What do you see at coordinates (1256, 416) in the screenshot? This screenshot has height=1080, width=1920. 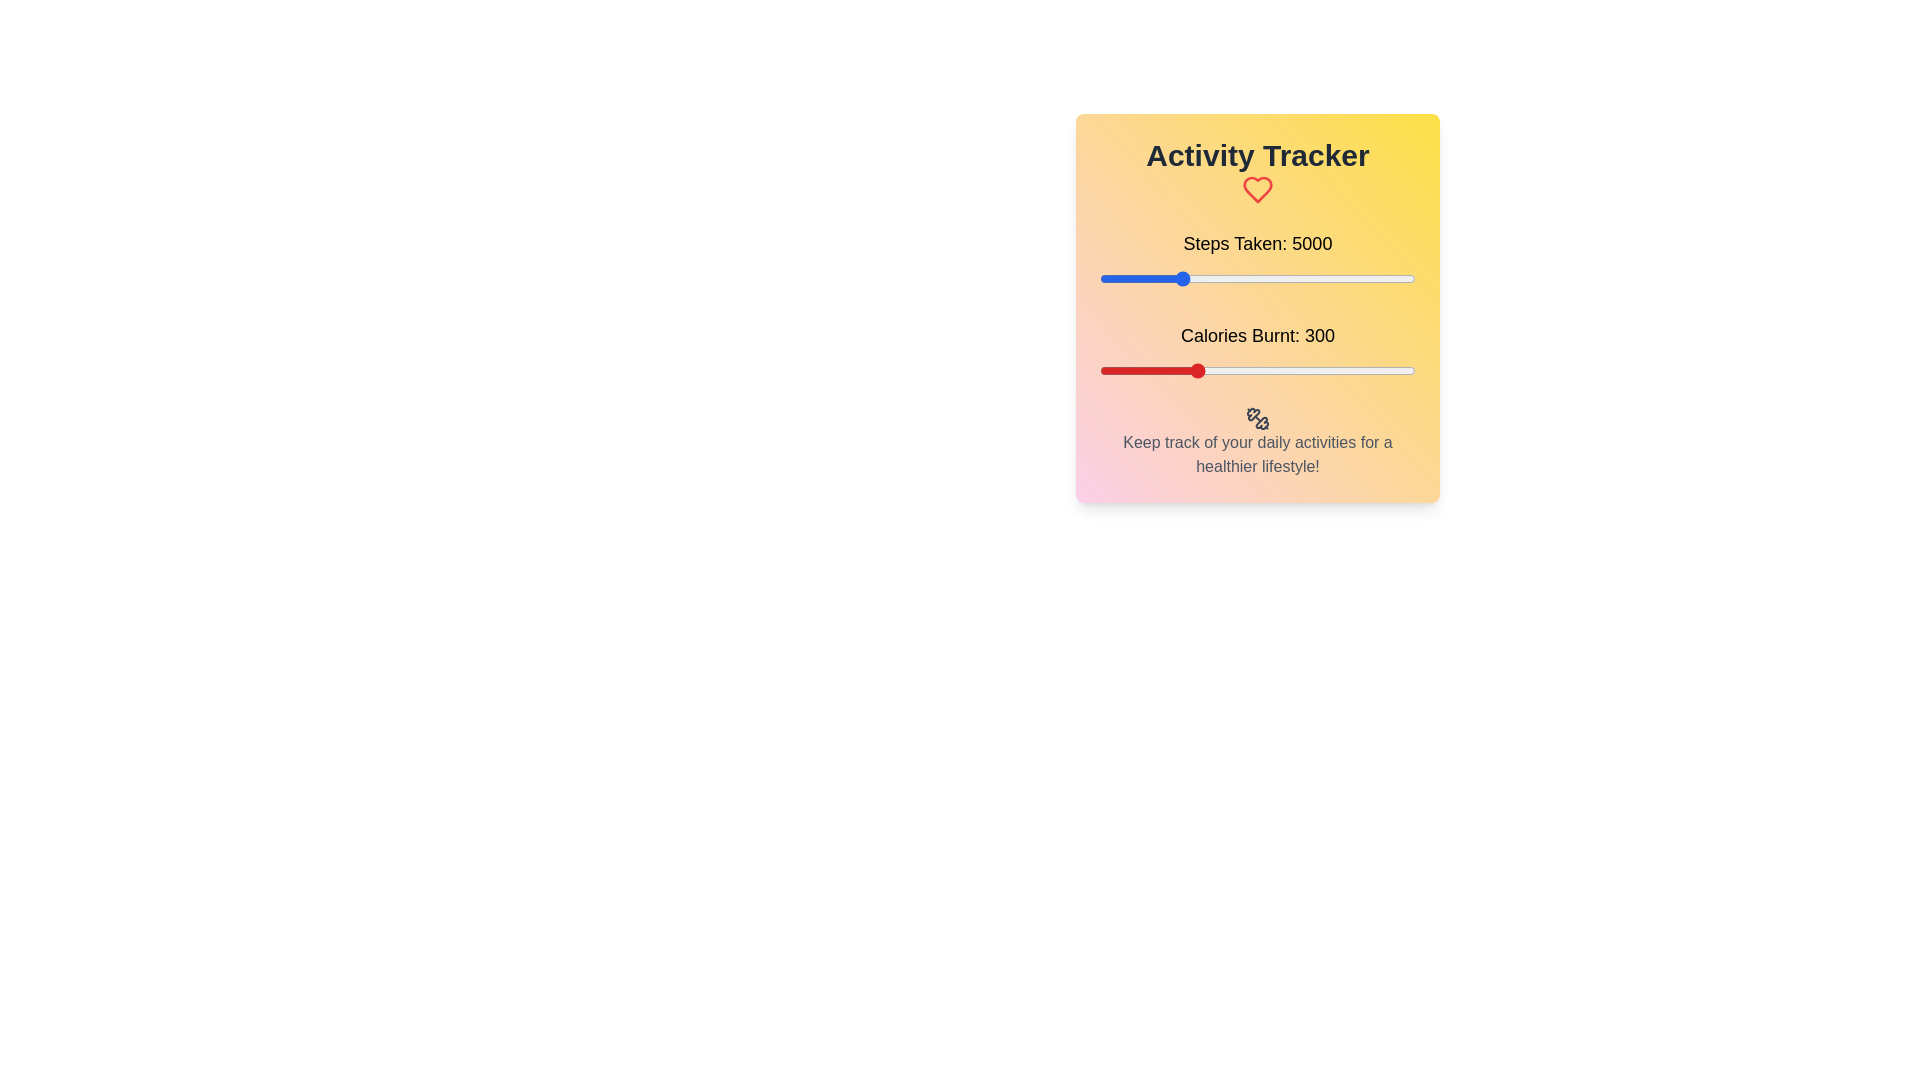 I see `the fitness icon located in the lower central region of the 'Activity Tracker' section, positioned above the text 'Keep track of your daily activities for a healthier lifestyle!'` at bounding box center [1256, 416].